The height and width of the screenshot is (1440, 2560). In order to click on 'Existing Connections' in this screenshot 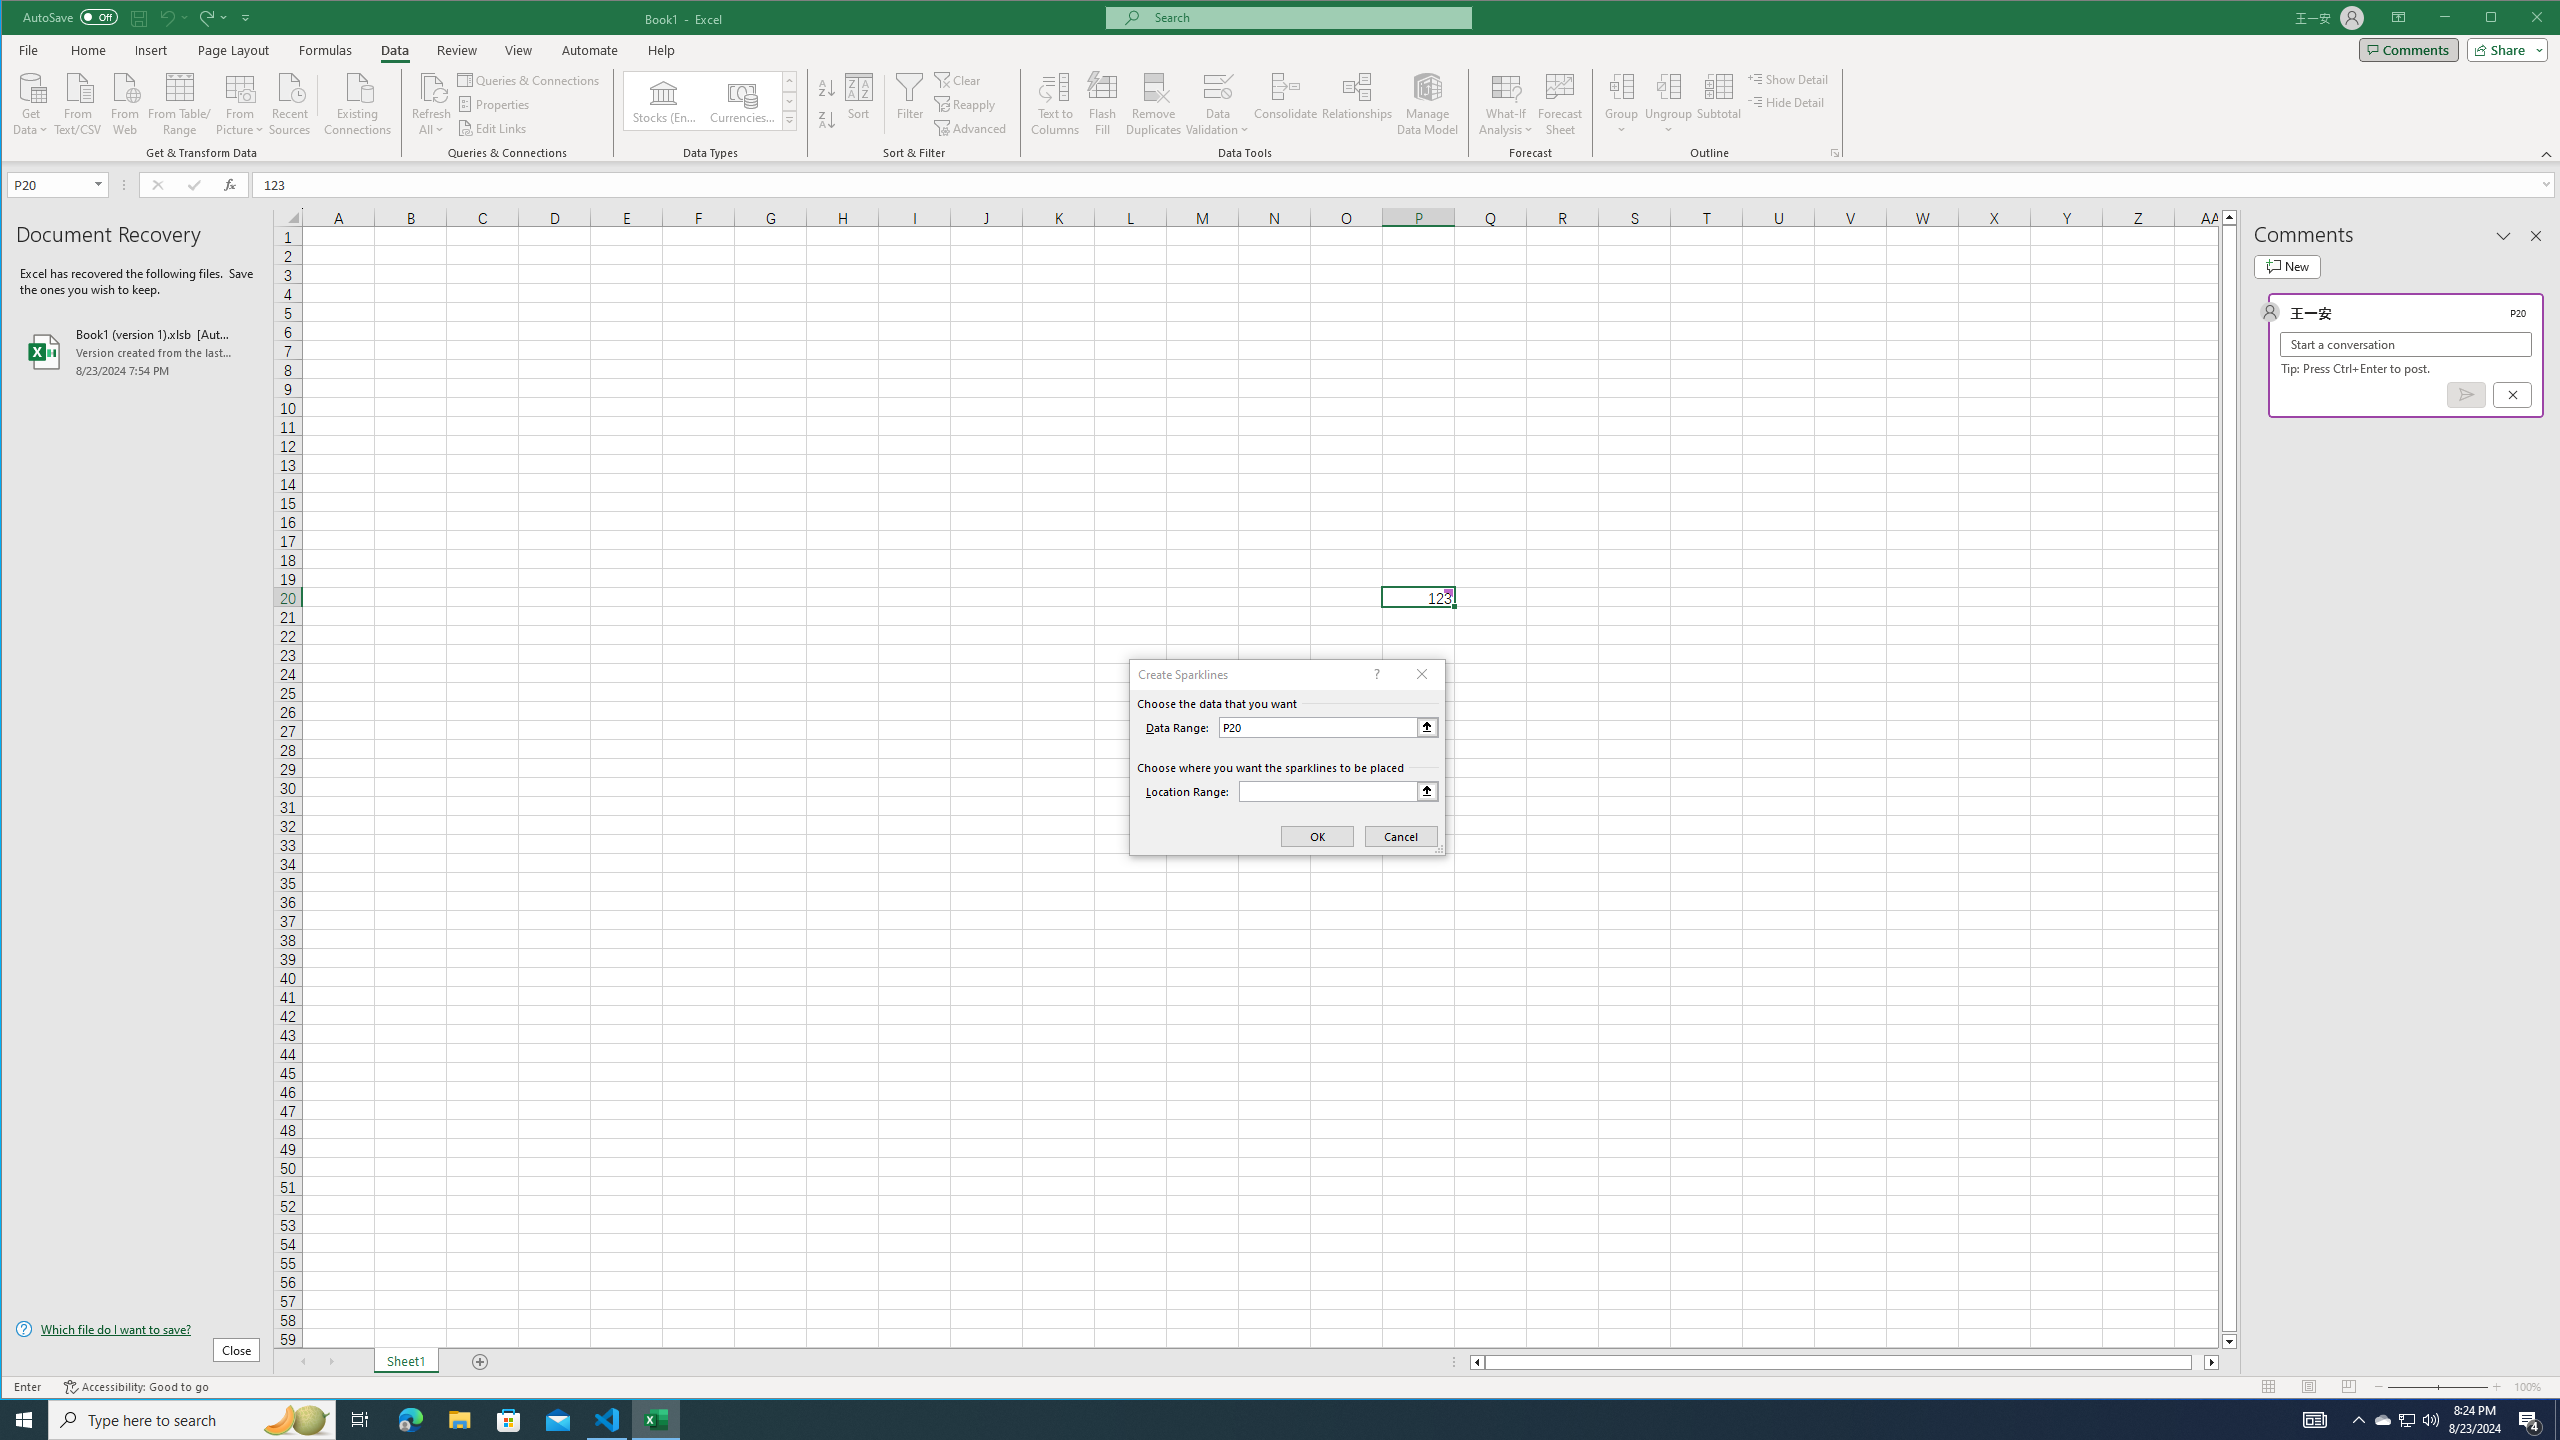, I will do `click(358, 102)`.